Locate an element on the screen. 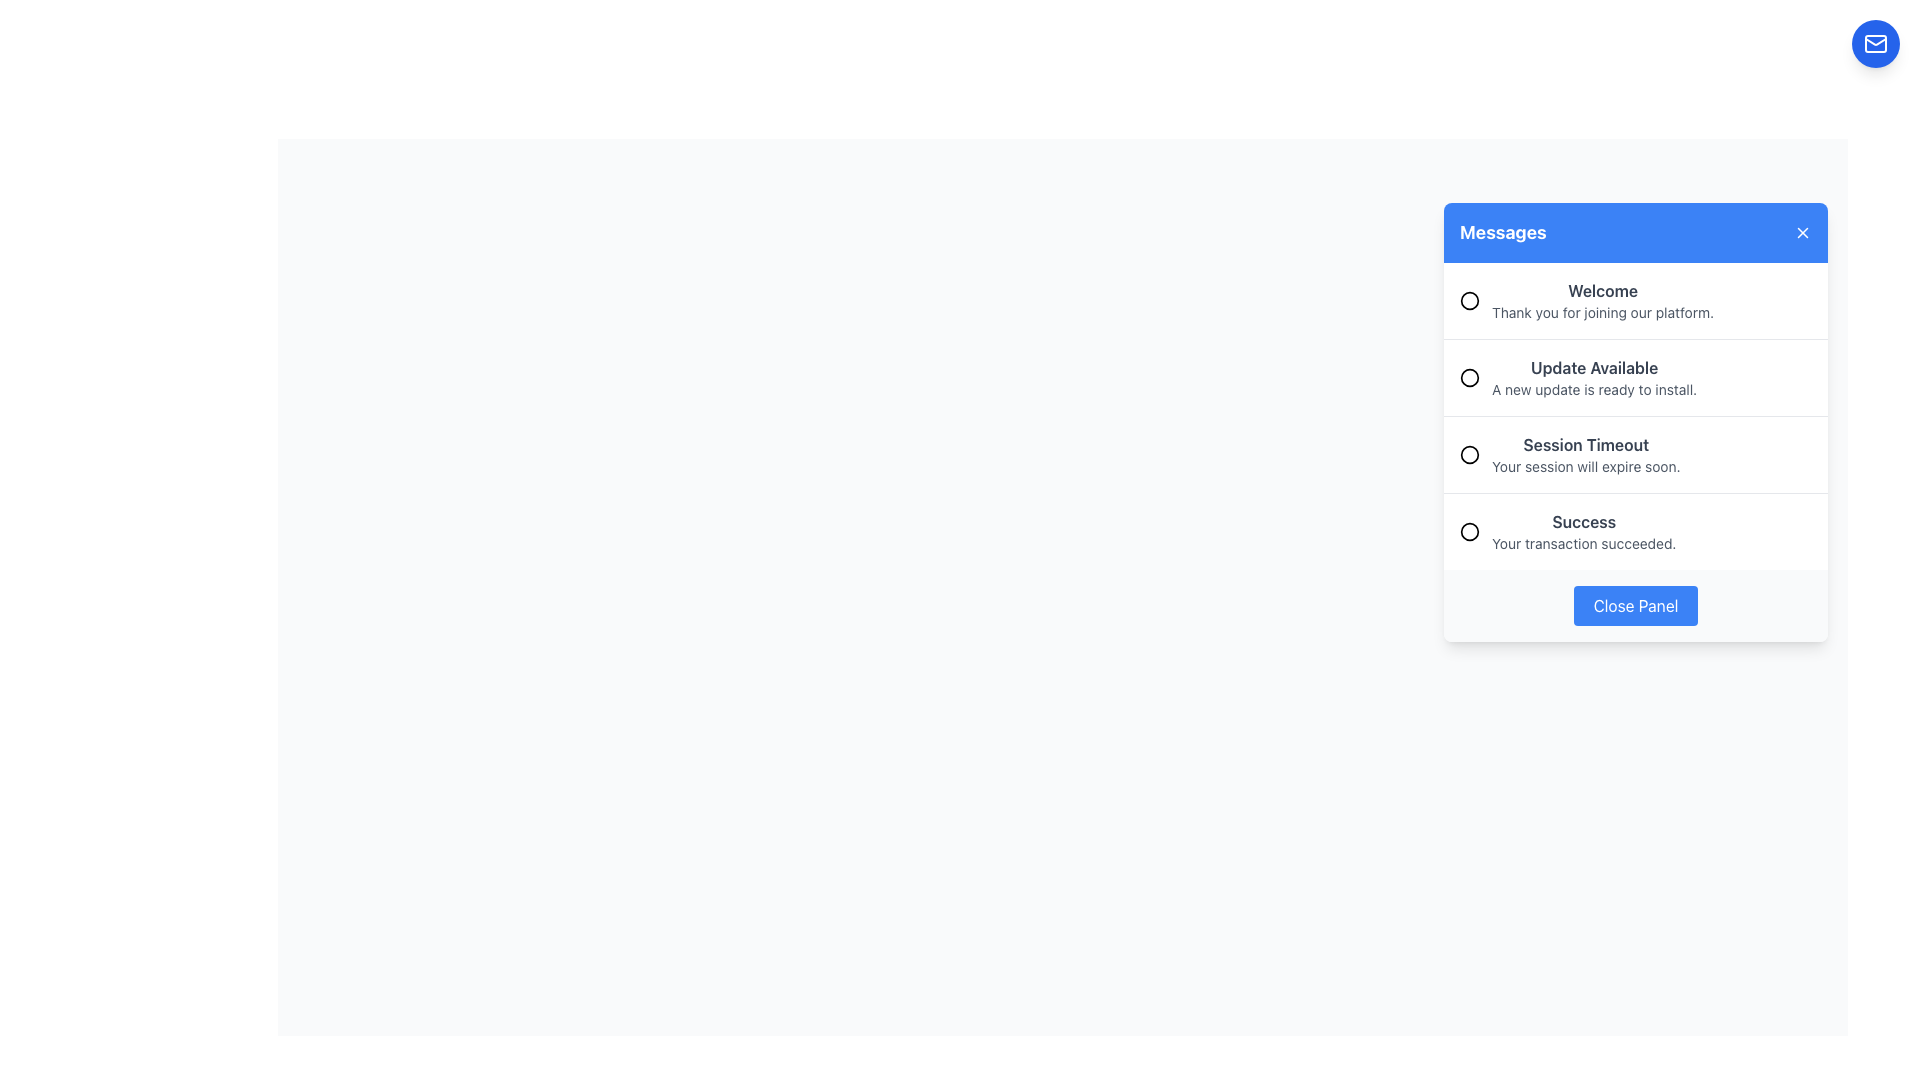  text block that contains the heading 'Update Available' and its description 'A new update is ready to install.' located in the second row of the list beneath 'Welcome' is located at coordinates (1593, 378).